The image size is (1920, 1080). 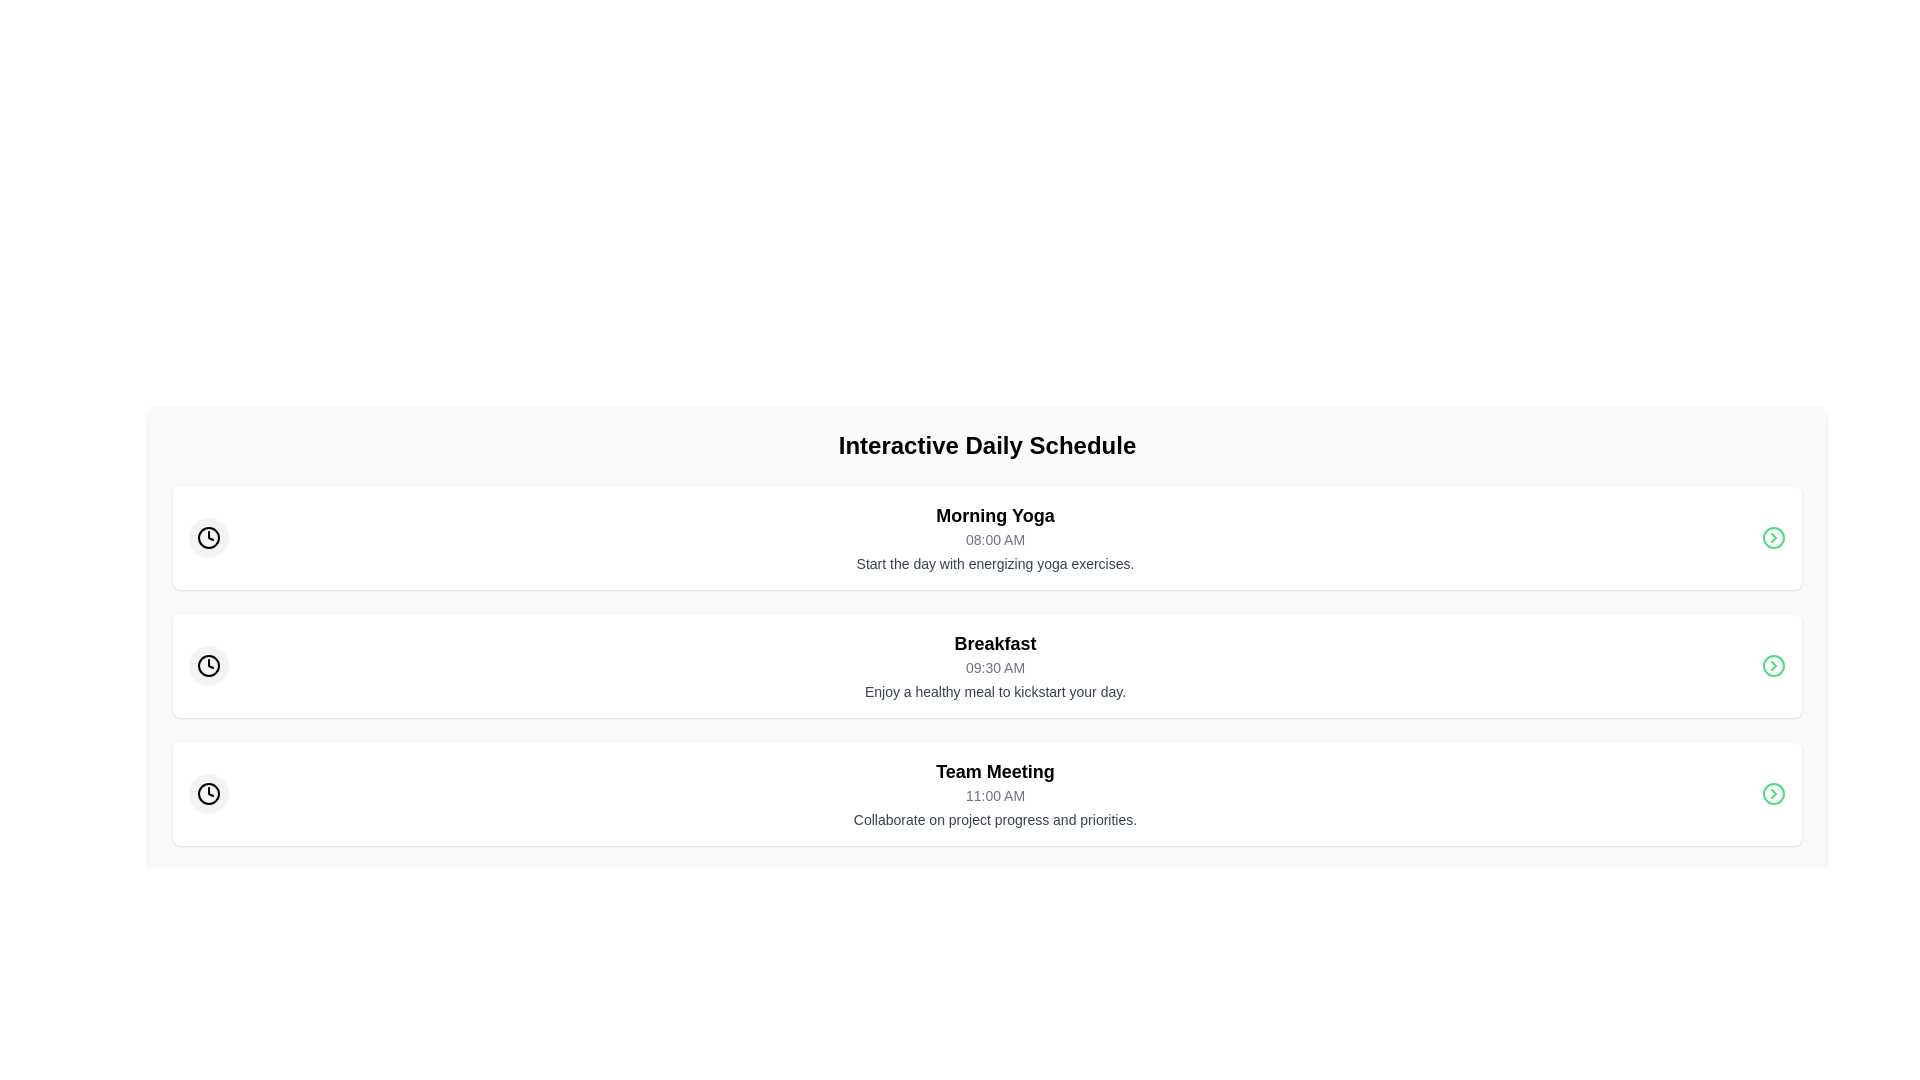 What do you see at coordinates (209, 666) in the screenshot?
I see `the clock icon located next to the 'Breakfast' item in the schedule` at bounding box center [209, 666].